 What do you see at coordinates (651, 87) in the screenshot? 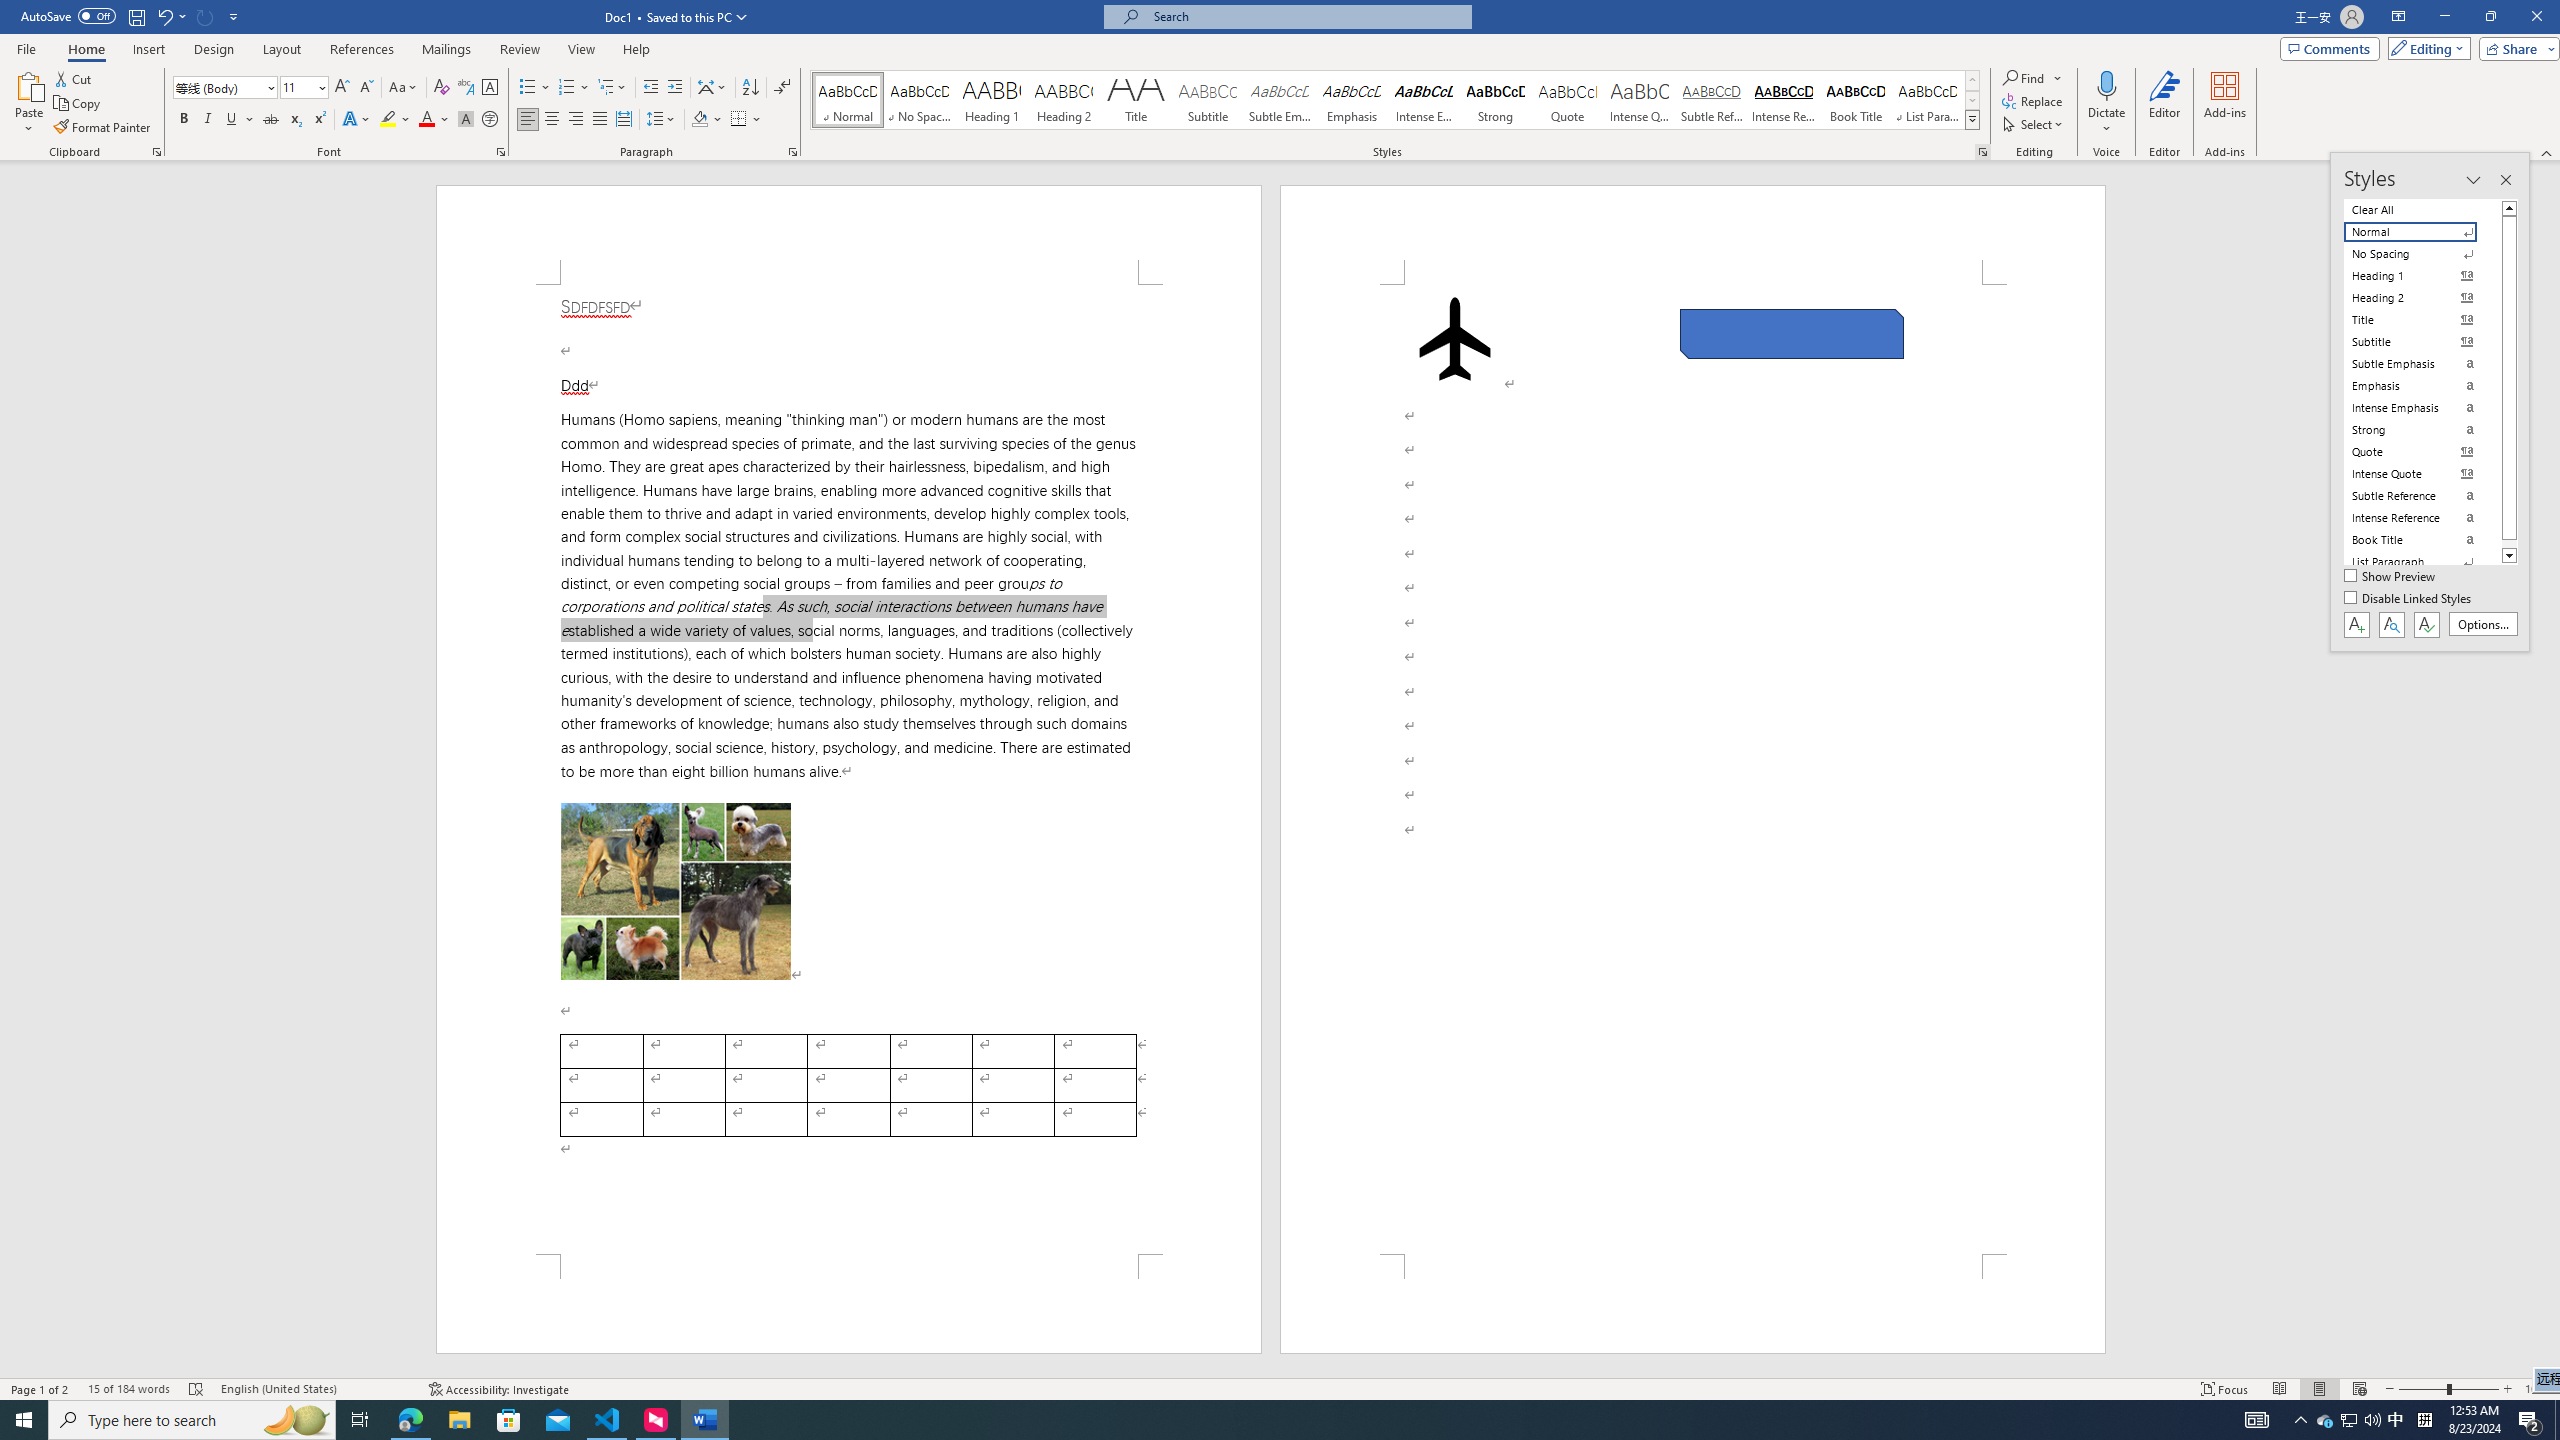
I see `'Decrease Indent'` at bounding box center [651, 87].